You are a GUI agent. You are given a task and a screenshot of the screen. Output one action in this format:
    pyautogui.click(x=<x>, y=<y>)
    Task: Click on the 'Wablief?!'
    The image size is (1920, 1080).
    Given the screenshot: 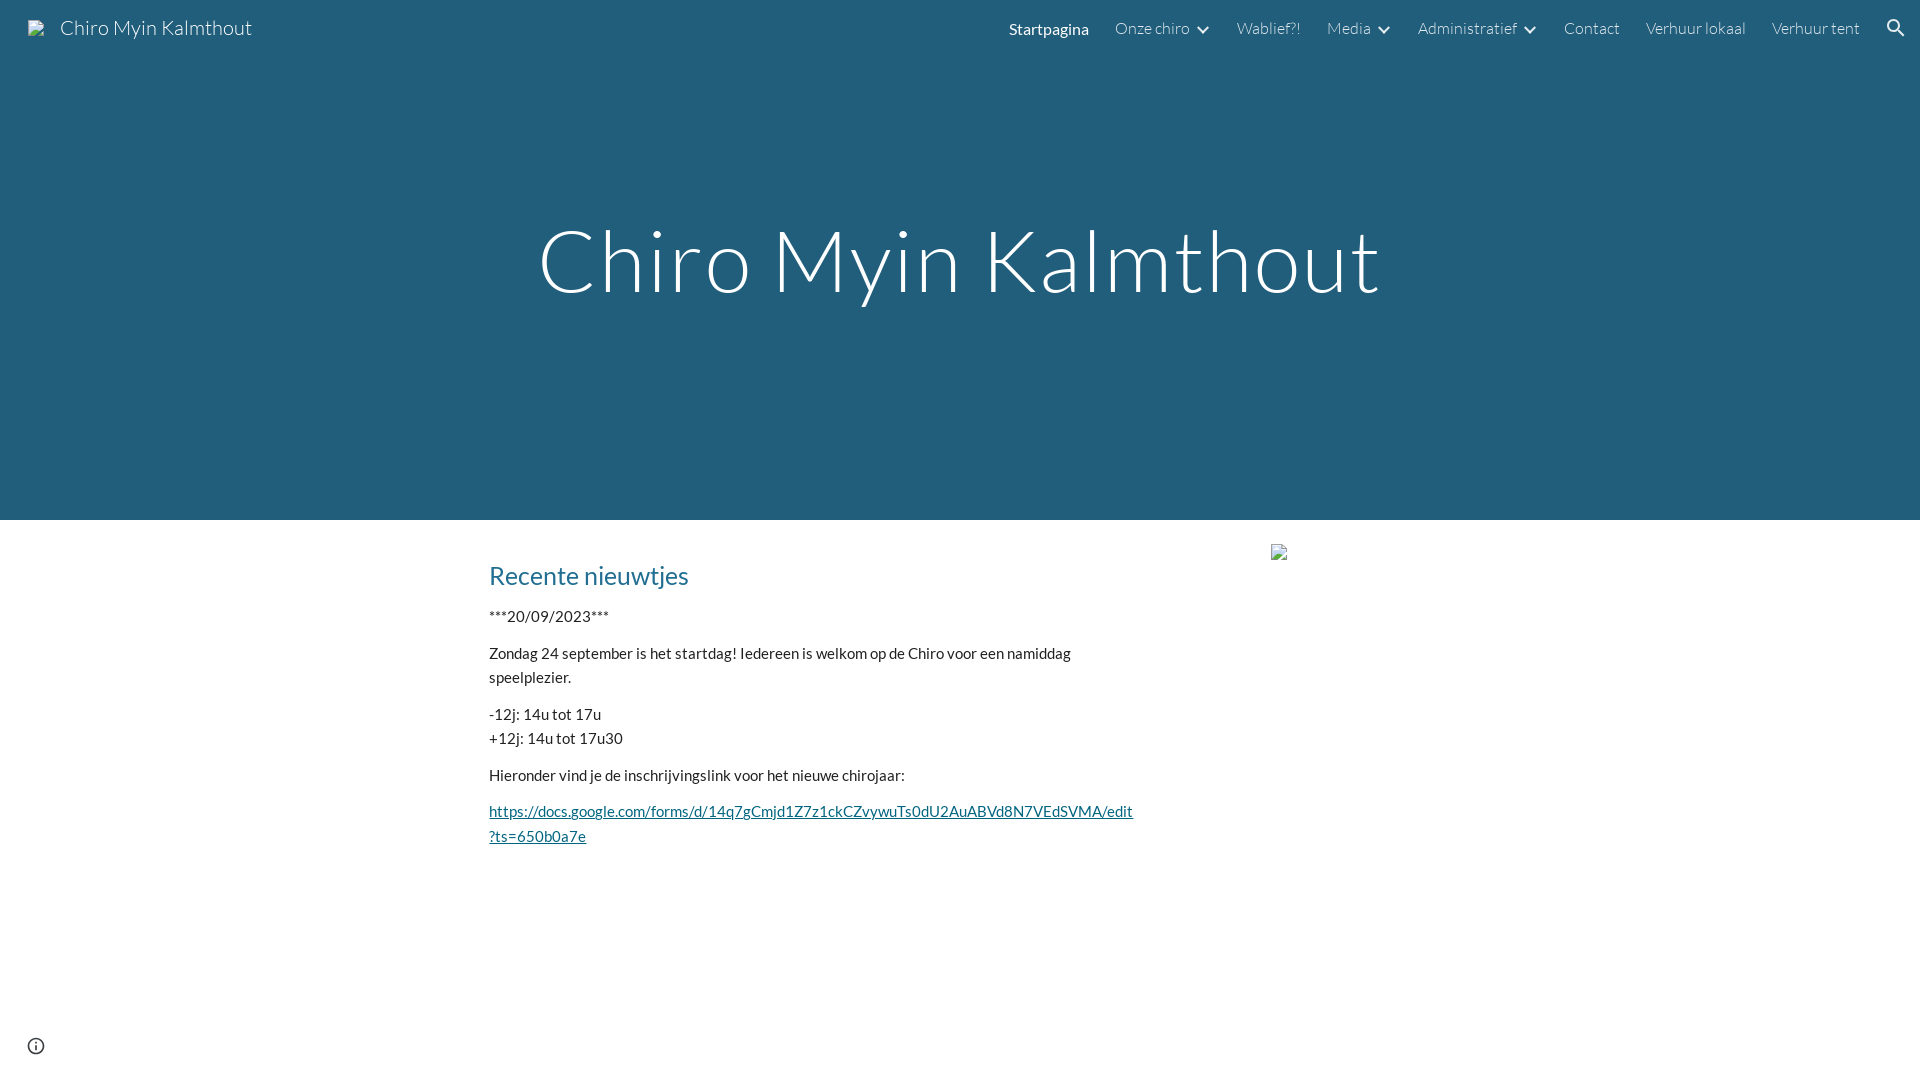 What is the action you would take?
    pyautogui.click(x=1267, y=27)
    